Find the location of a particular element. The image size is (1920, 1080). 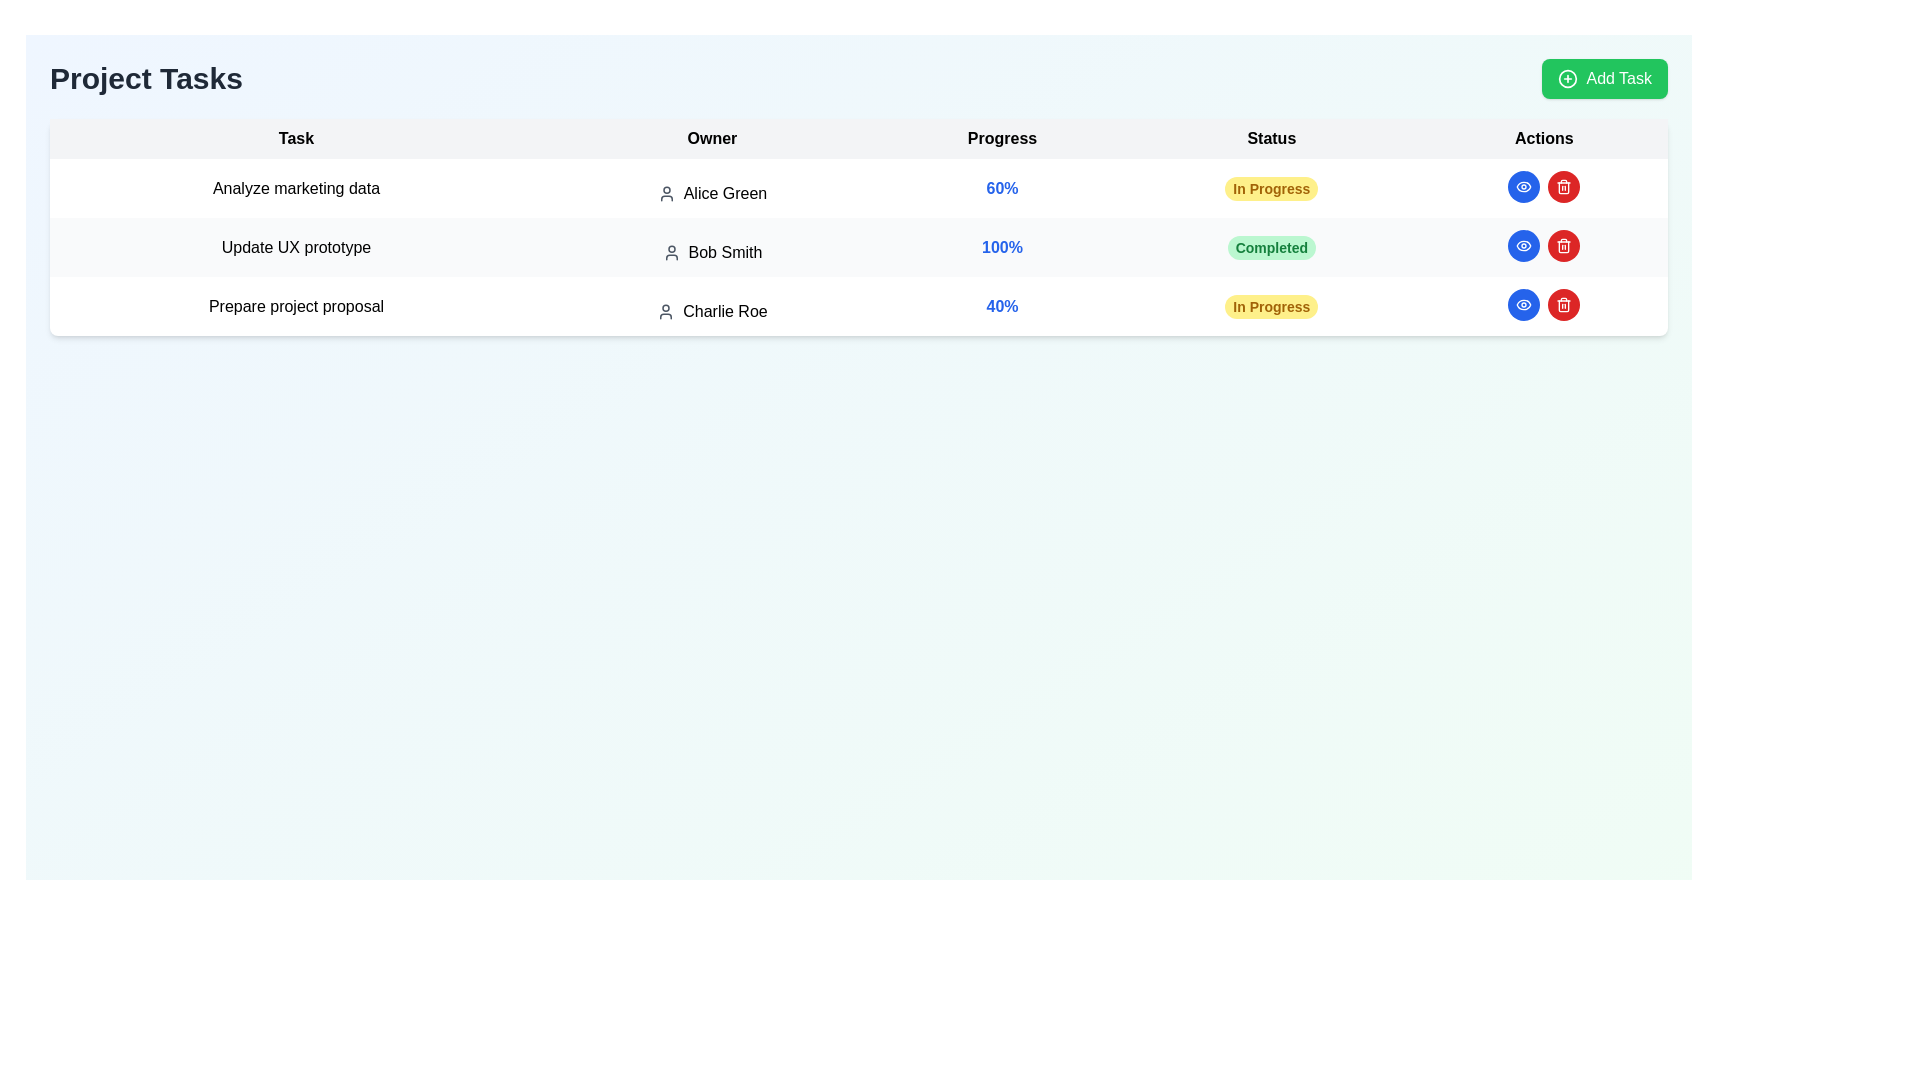

on the second row of the 'Project Tasks' table, which contains the task title 'Update UX prototype' is located at coordinates (859, 246).